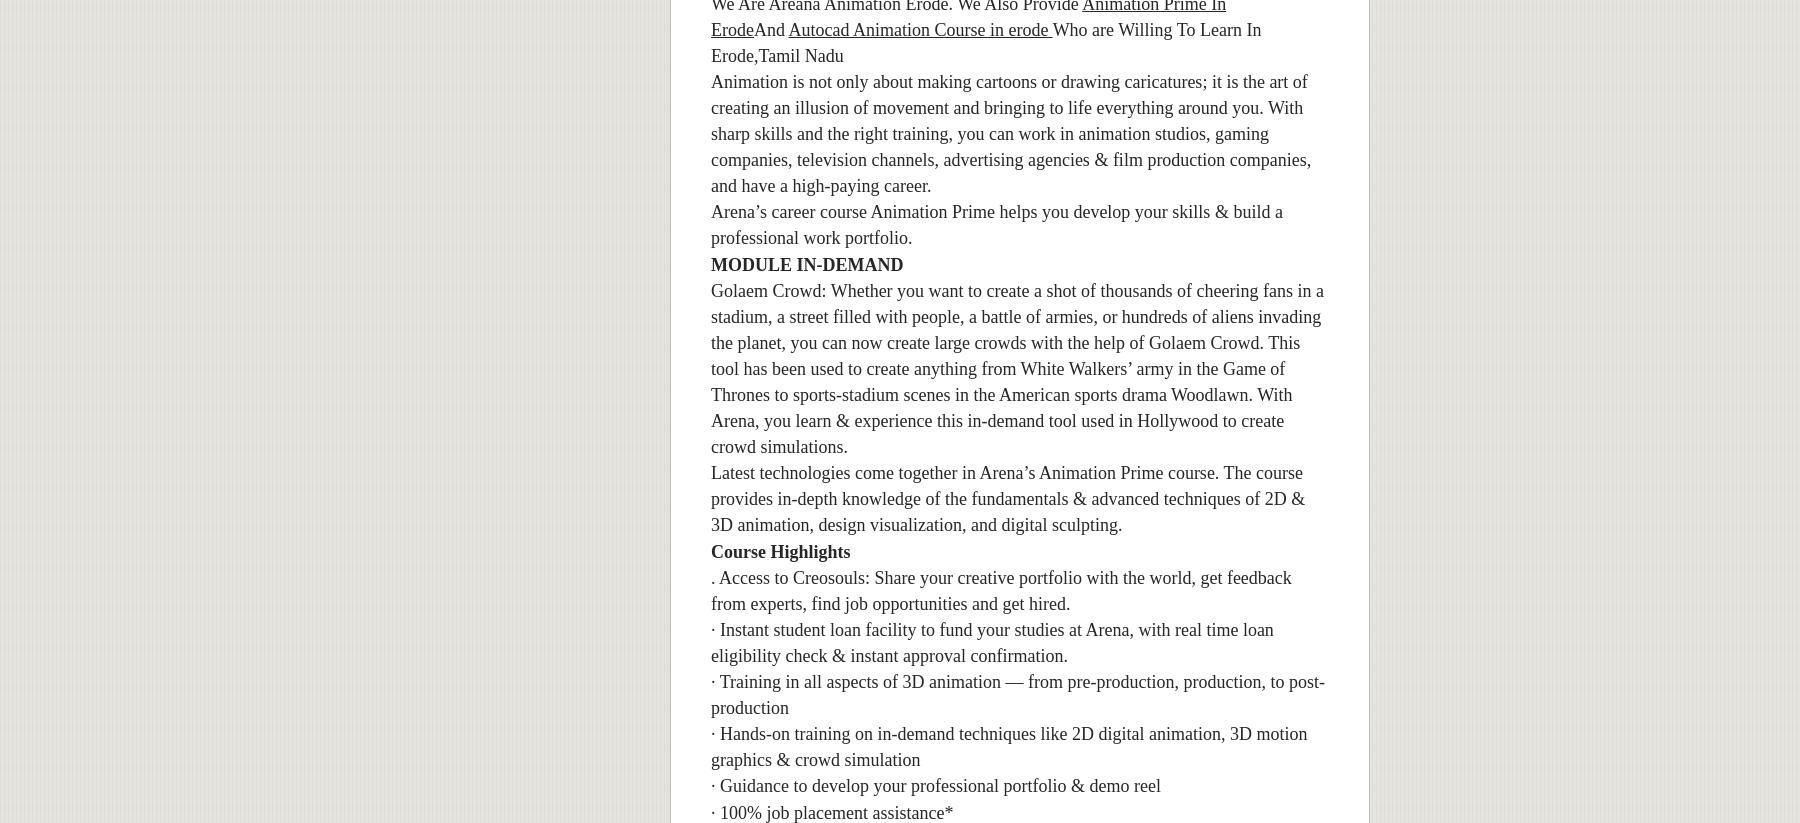  What do you see at coordinates (999, 590) in the screenshot?
I see `'. Access to Creosouls: Share your creative portfolio with the world, get feedback from experts, find job opportunities and get hired.'` at bounding box center [999, 590].